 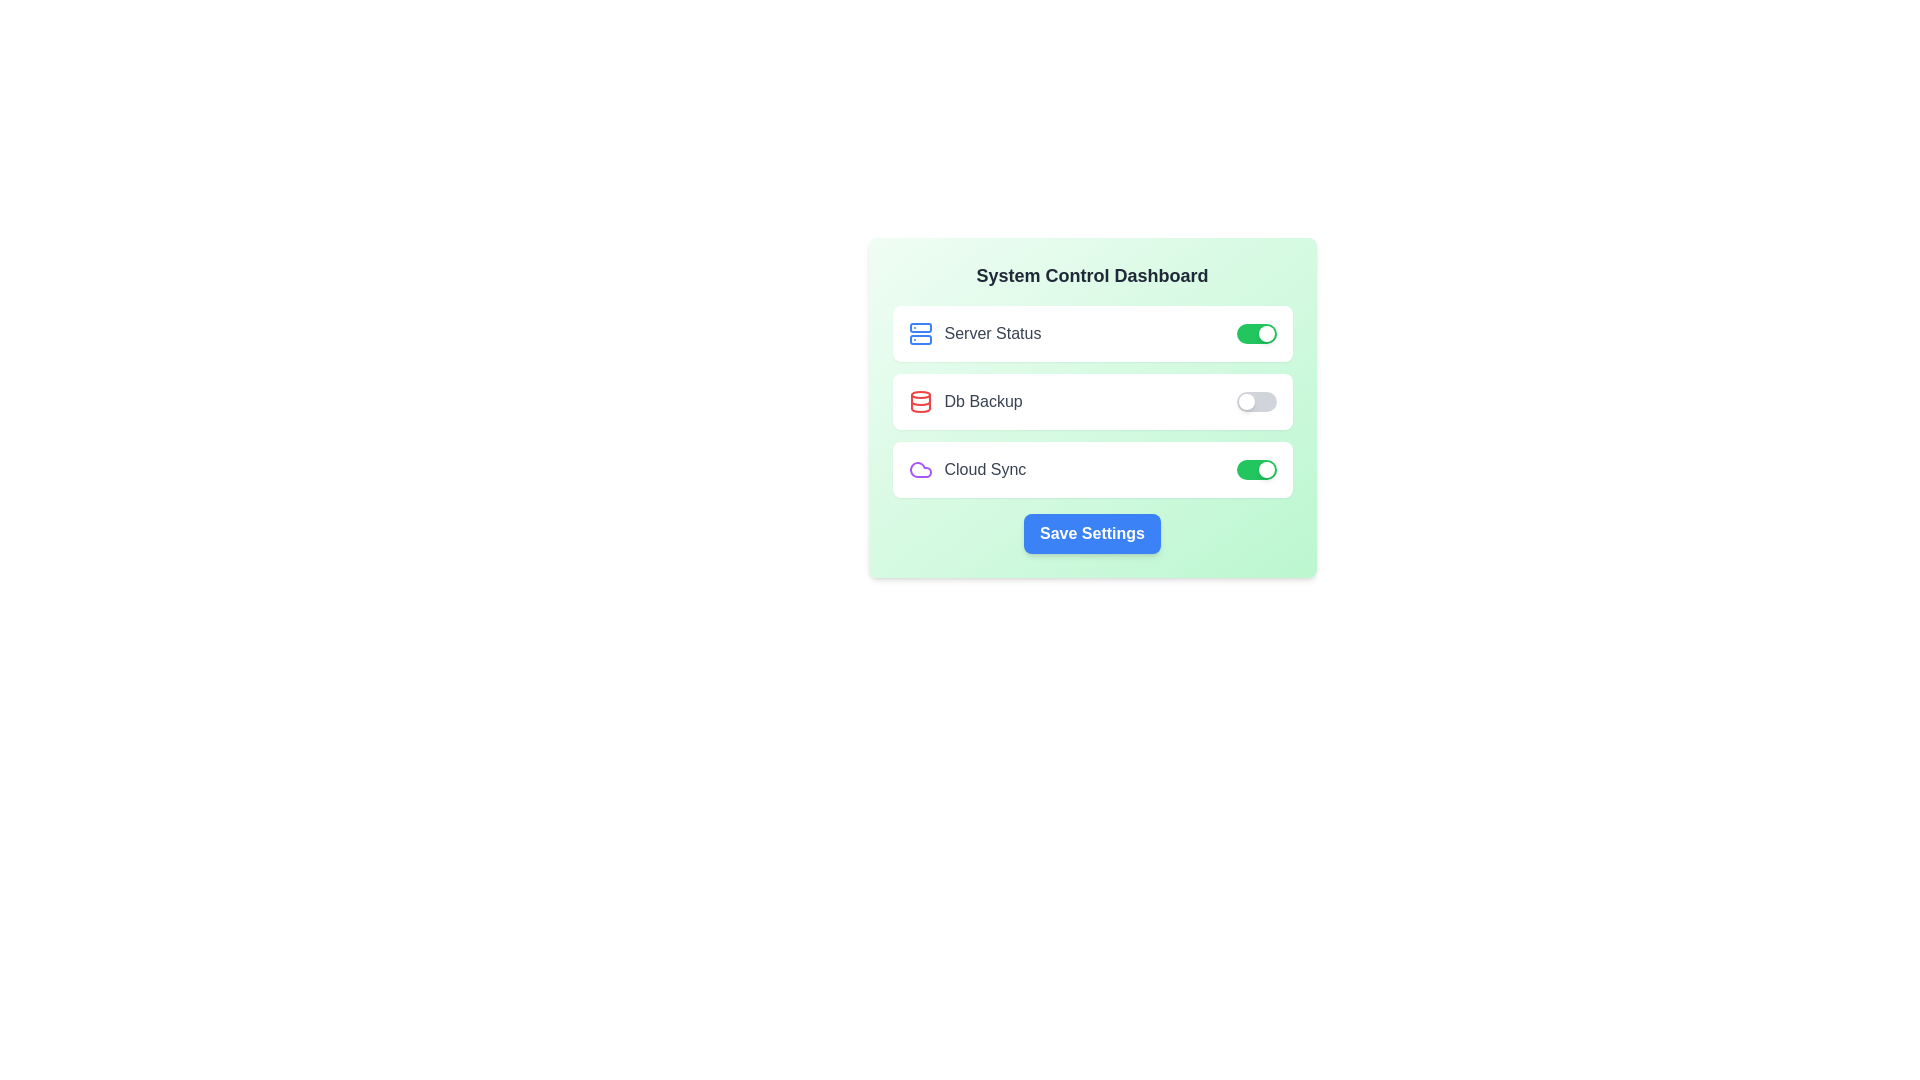 What do you see at coordinates (919, 470) in the screenshot?
I see `the icon corresponding to Cloud Sync` at bounding box center [919, 470].